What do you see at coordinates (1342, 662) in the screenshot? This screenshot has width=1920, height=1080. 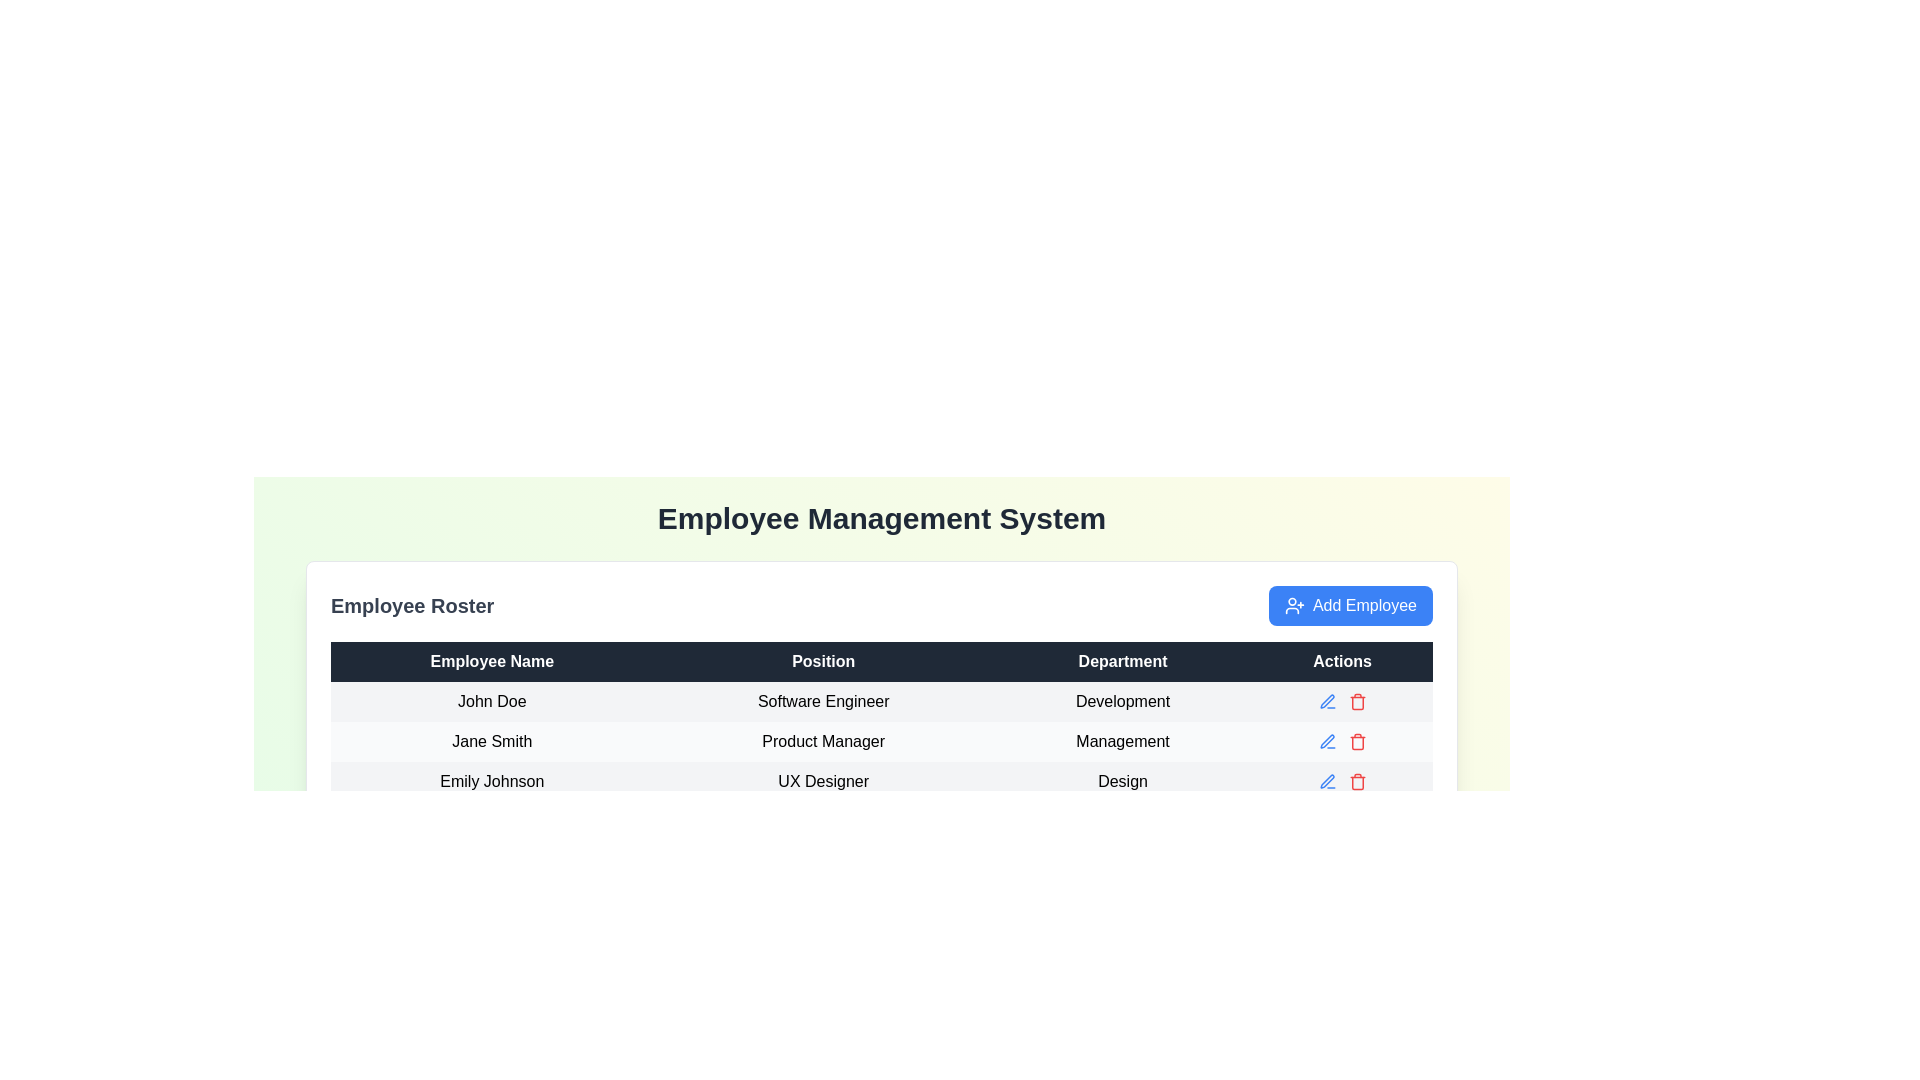 I see `the 'Actions' header element in the table` at bounding box center [1342, 662].